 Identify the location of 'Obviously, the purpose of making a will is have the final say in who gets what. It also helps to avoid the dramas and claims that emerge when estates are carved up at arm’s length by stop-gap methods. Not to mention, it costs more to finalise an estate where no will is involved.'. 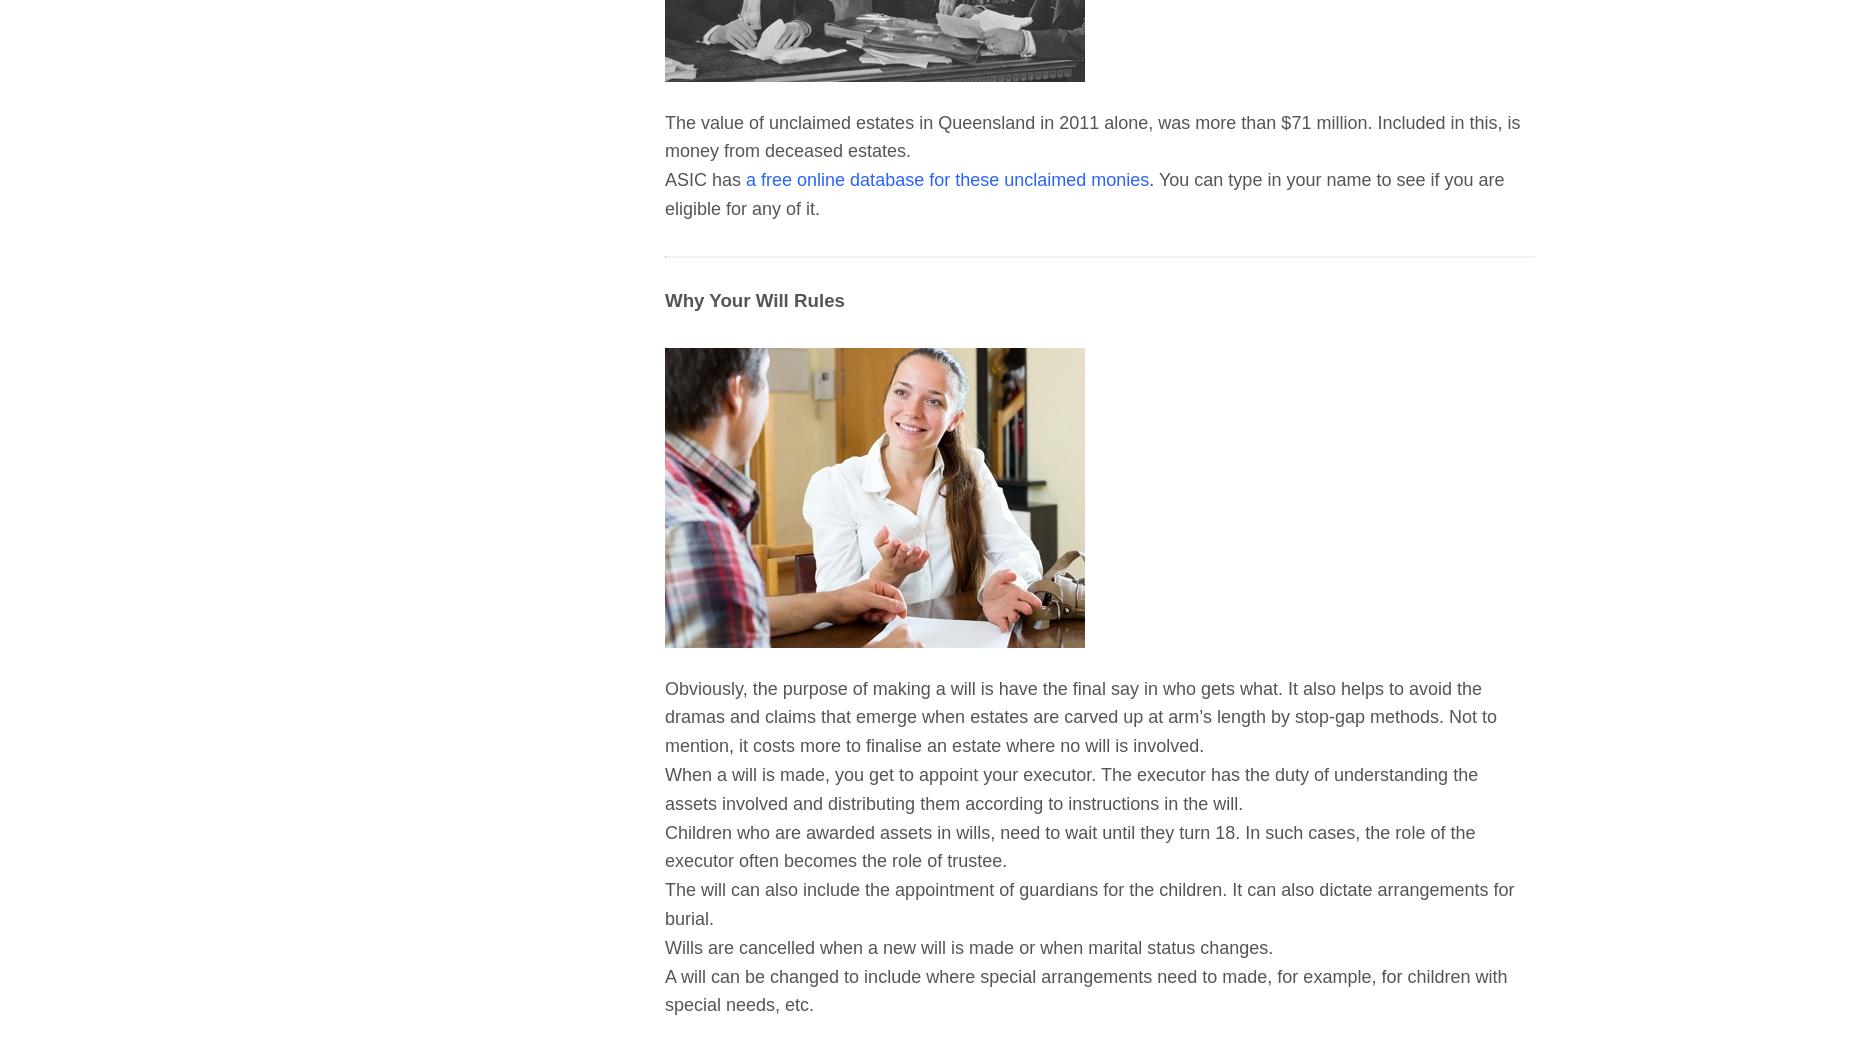
(1079, 717).